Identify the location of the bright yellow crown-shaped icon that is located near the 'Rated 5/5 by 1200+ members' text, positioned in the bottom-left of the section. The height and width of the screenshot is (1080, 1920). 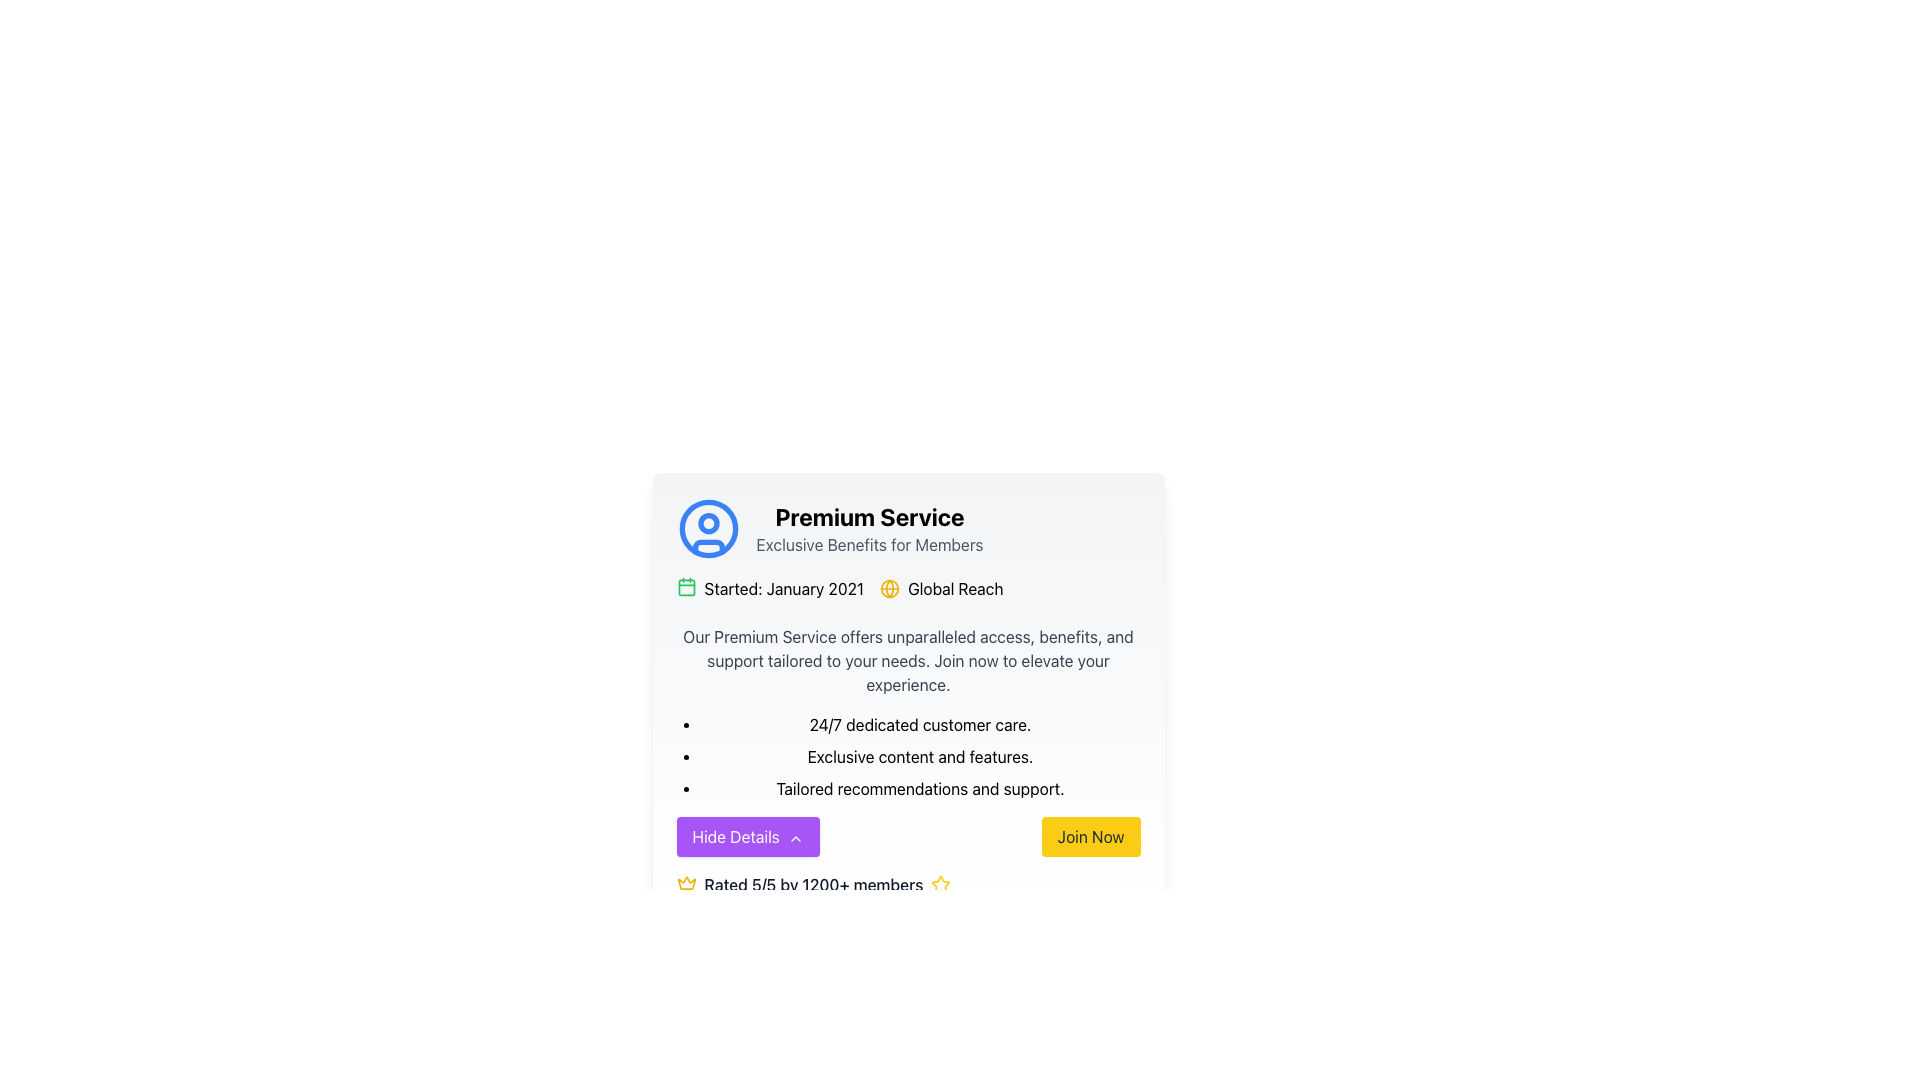
(686, 883).